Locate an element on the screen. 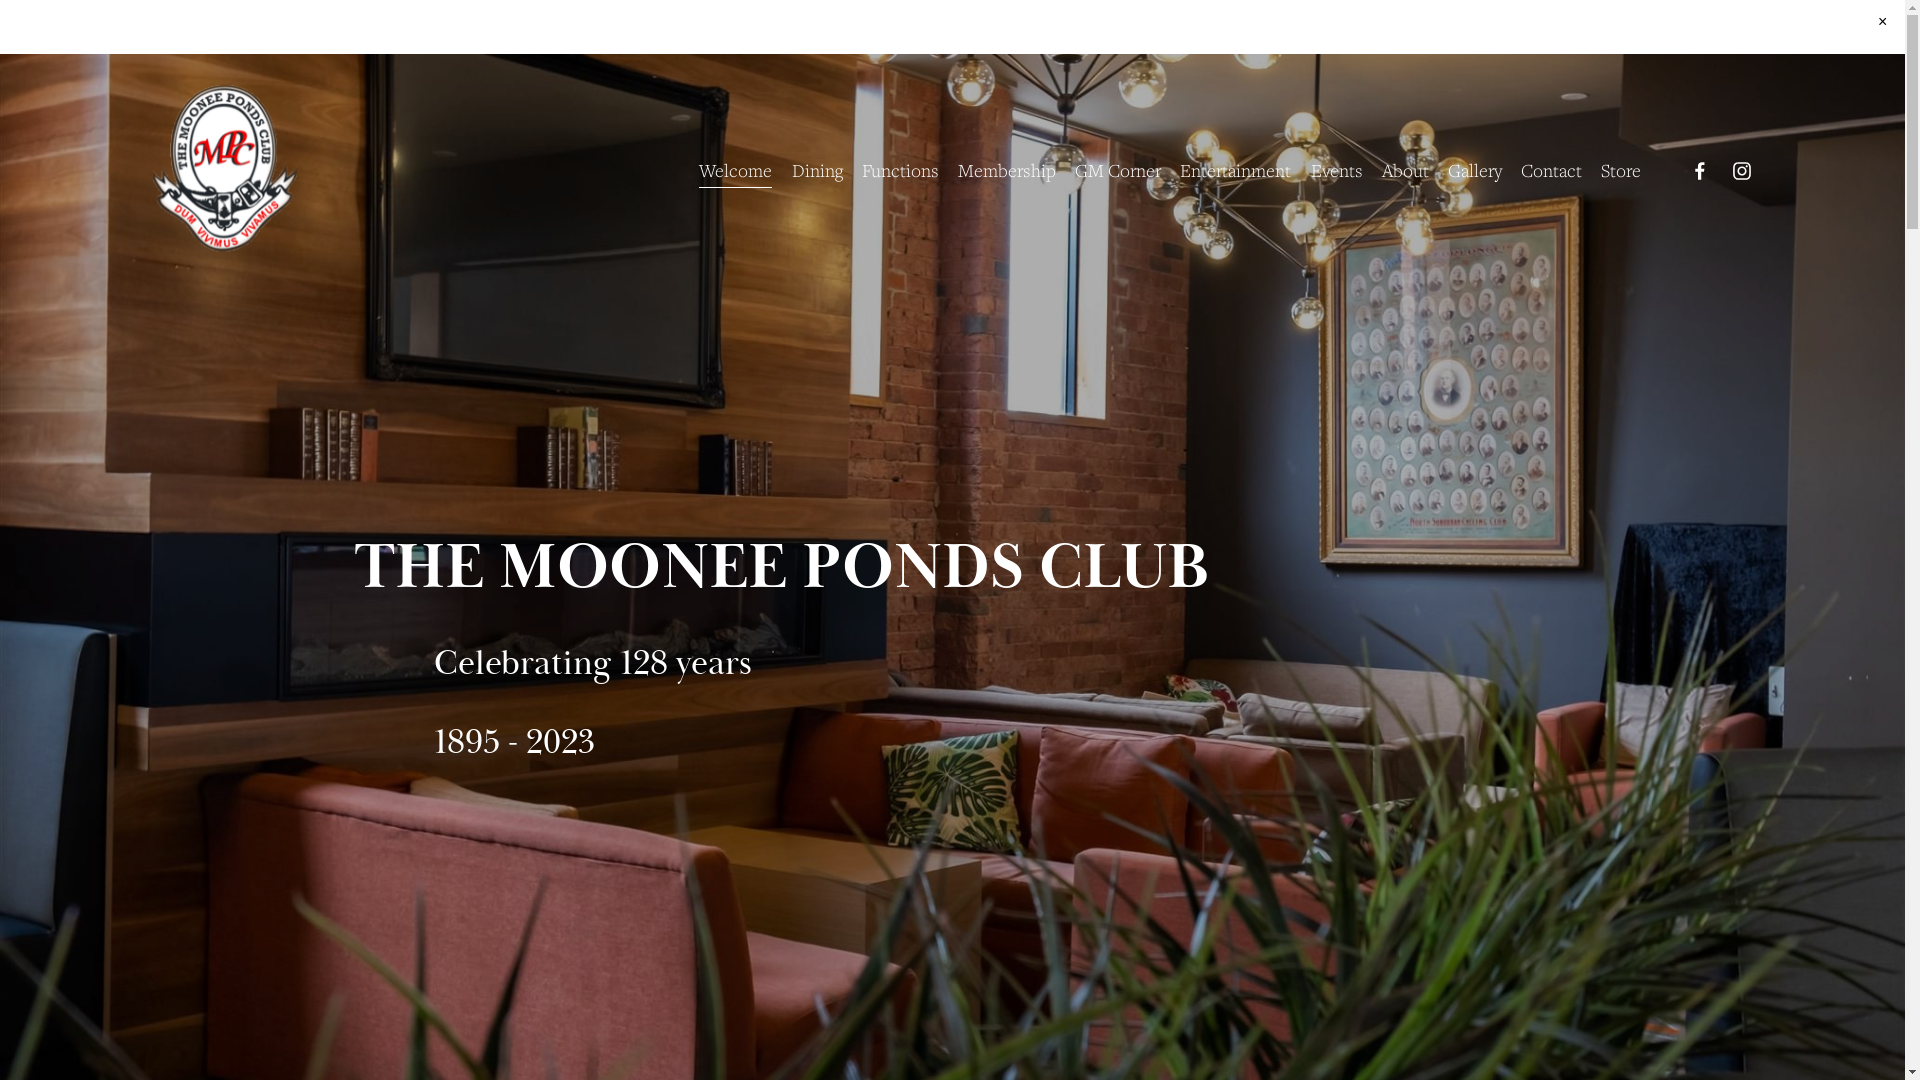  'Welcome' is located at coordinates (699, 169).